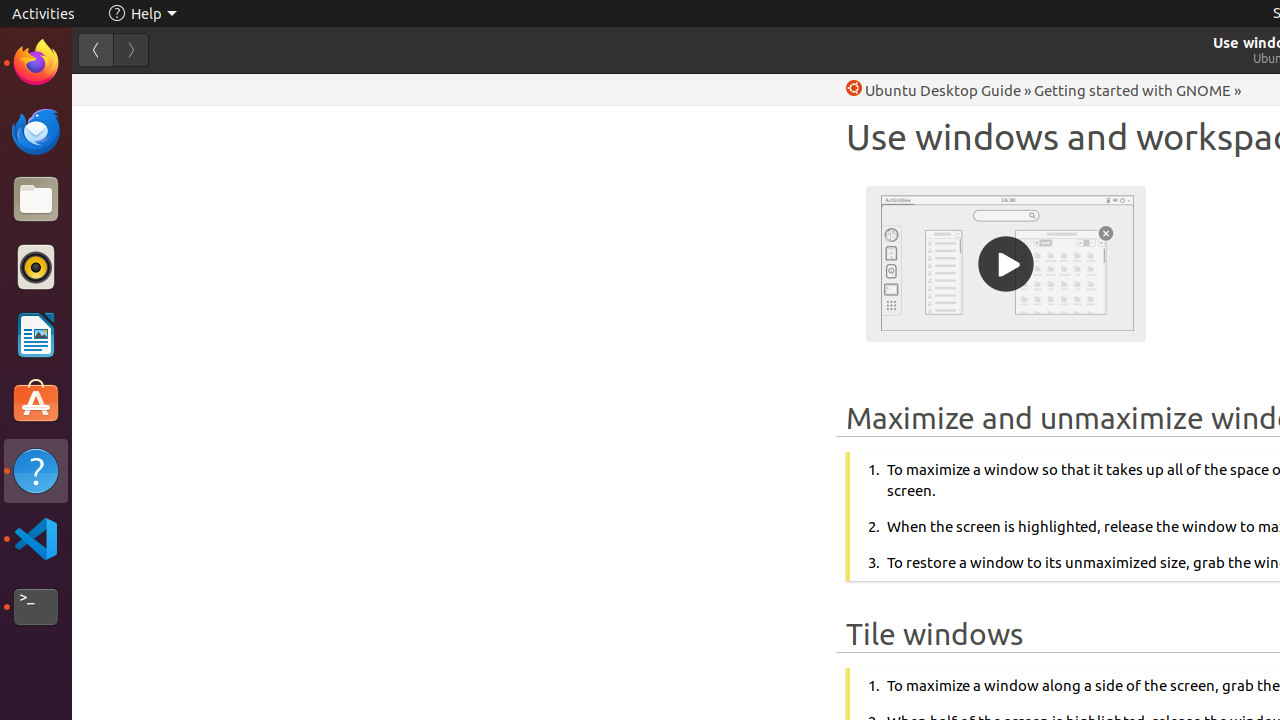 This screenshot has width=1280, height=720. Describe the element at coordinates (35, 61) in the screenshot. I see `'Firefox Web Browser'` at that location.